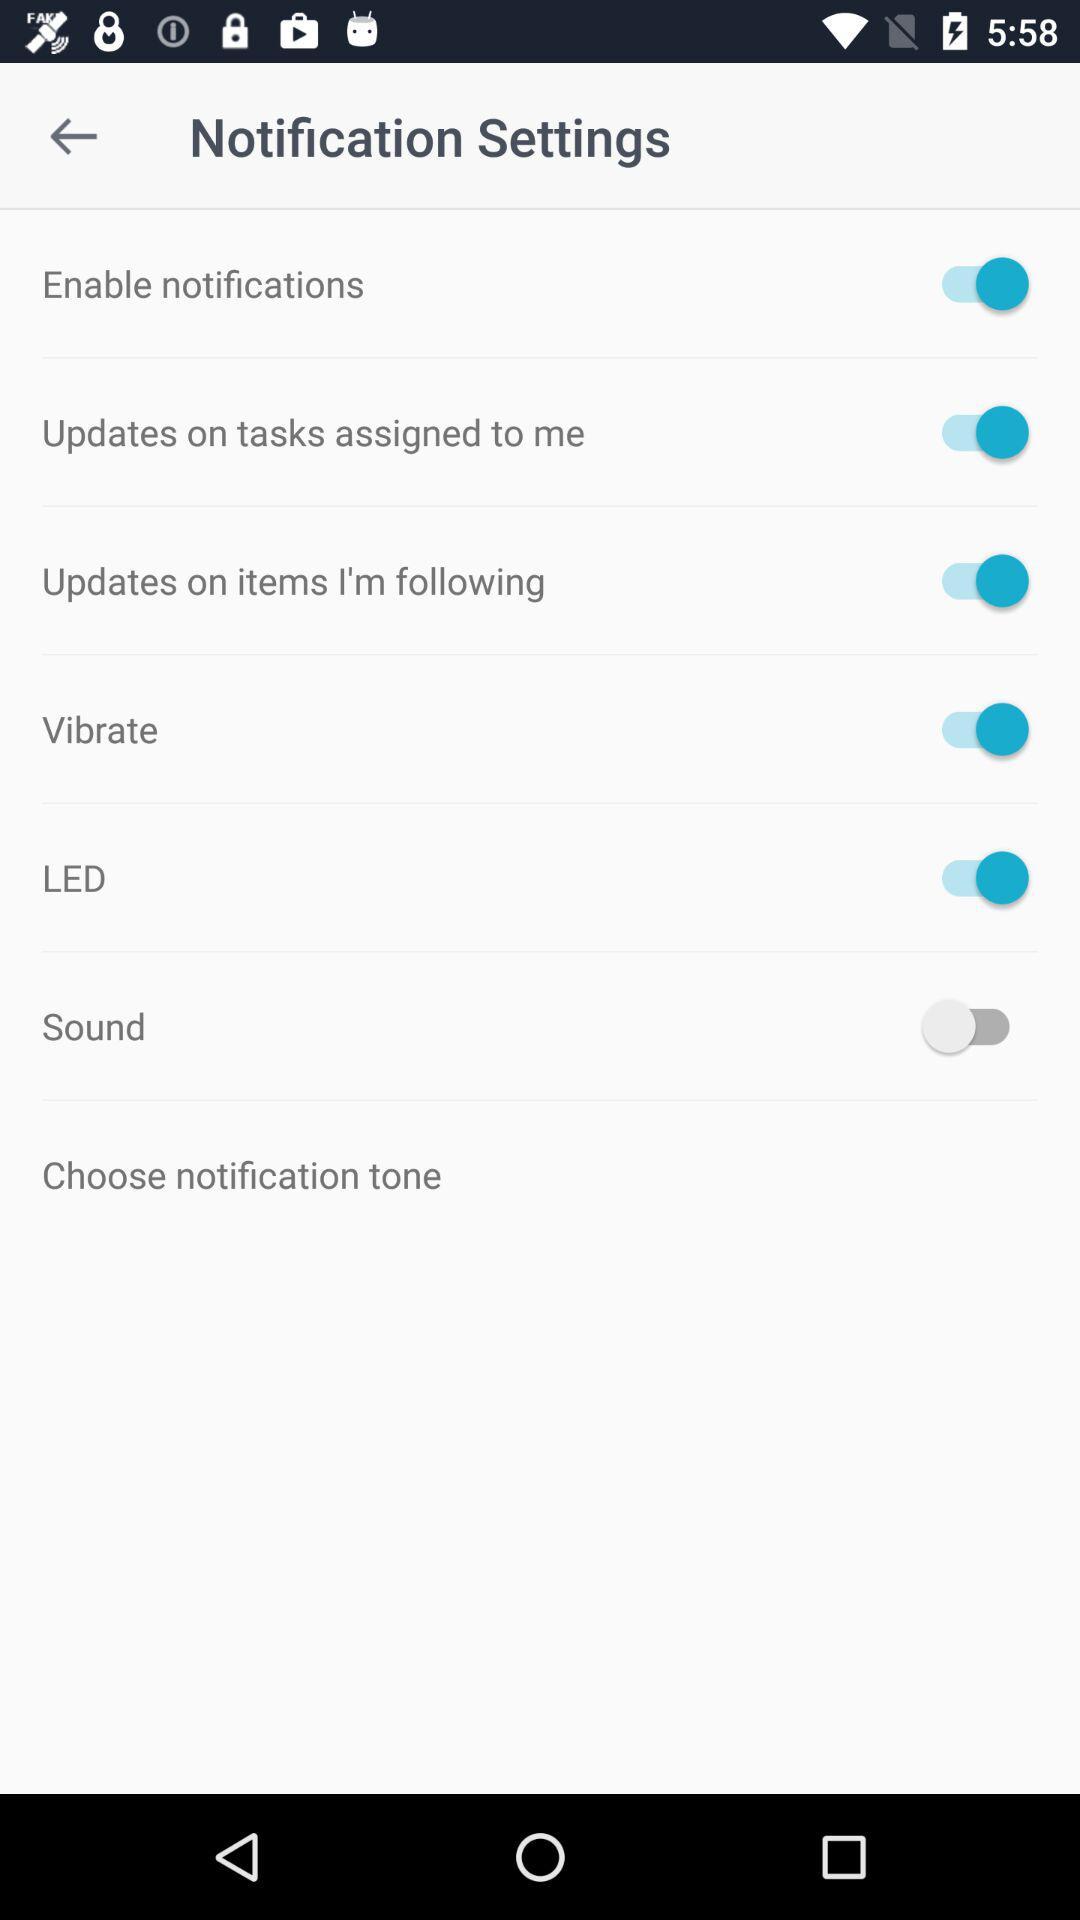 The height and width of the screenshot is (1920, 1080). Describe the element at coordinates (72, 135) in the screenshot. I see `item next to the notification settings` at that location.